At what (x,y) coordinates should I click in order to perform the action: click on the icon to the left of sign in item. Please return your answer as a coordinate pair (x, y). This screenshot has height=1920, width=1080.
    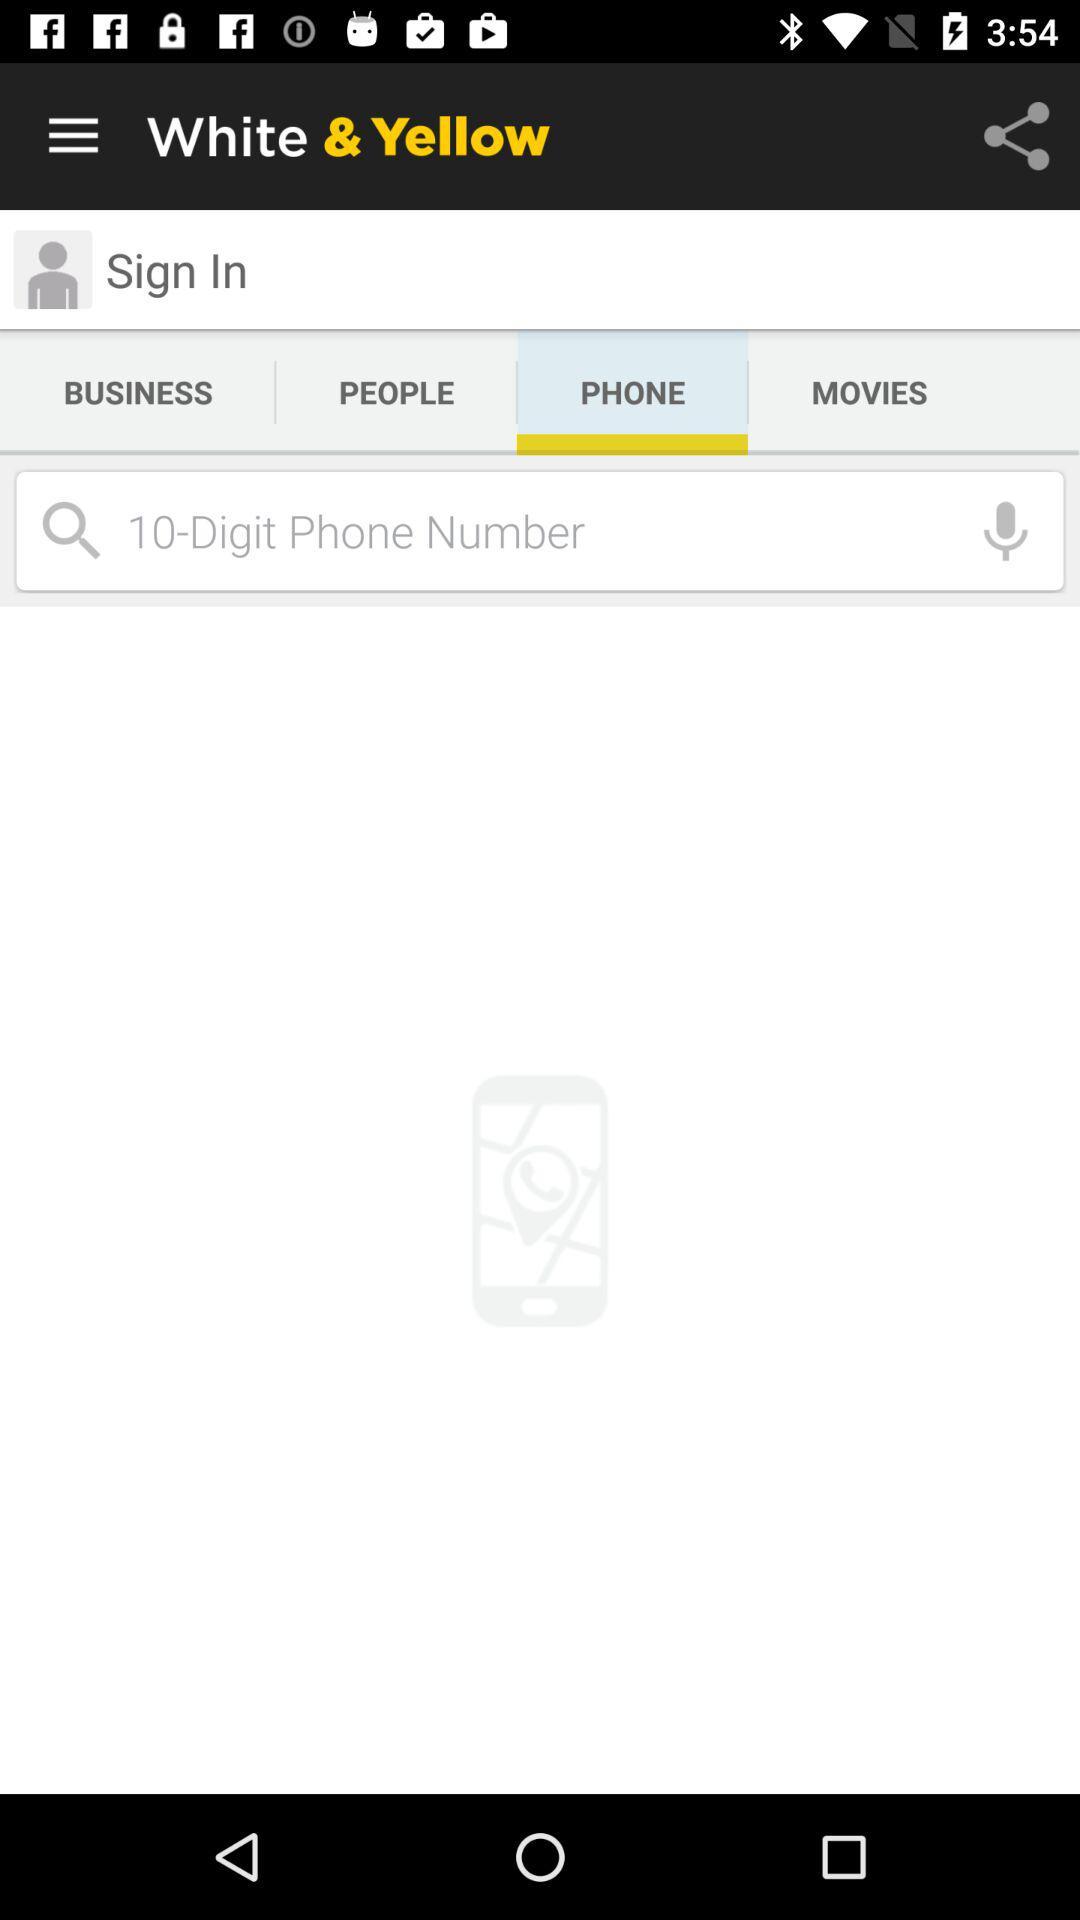
    Looking at the image, I should click on (51, 268).